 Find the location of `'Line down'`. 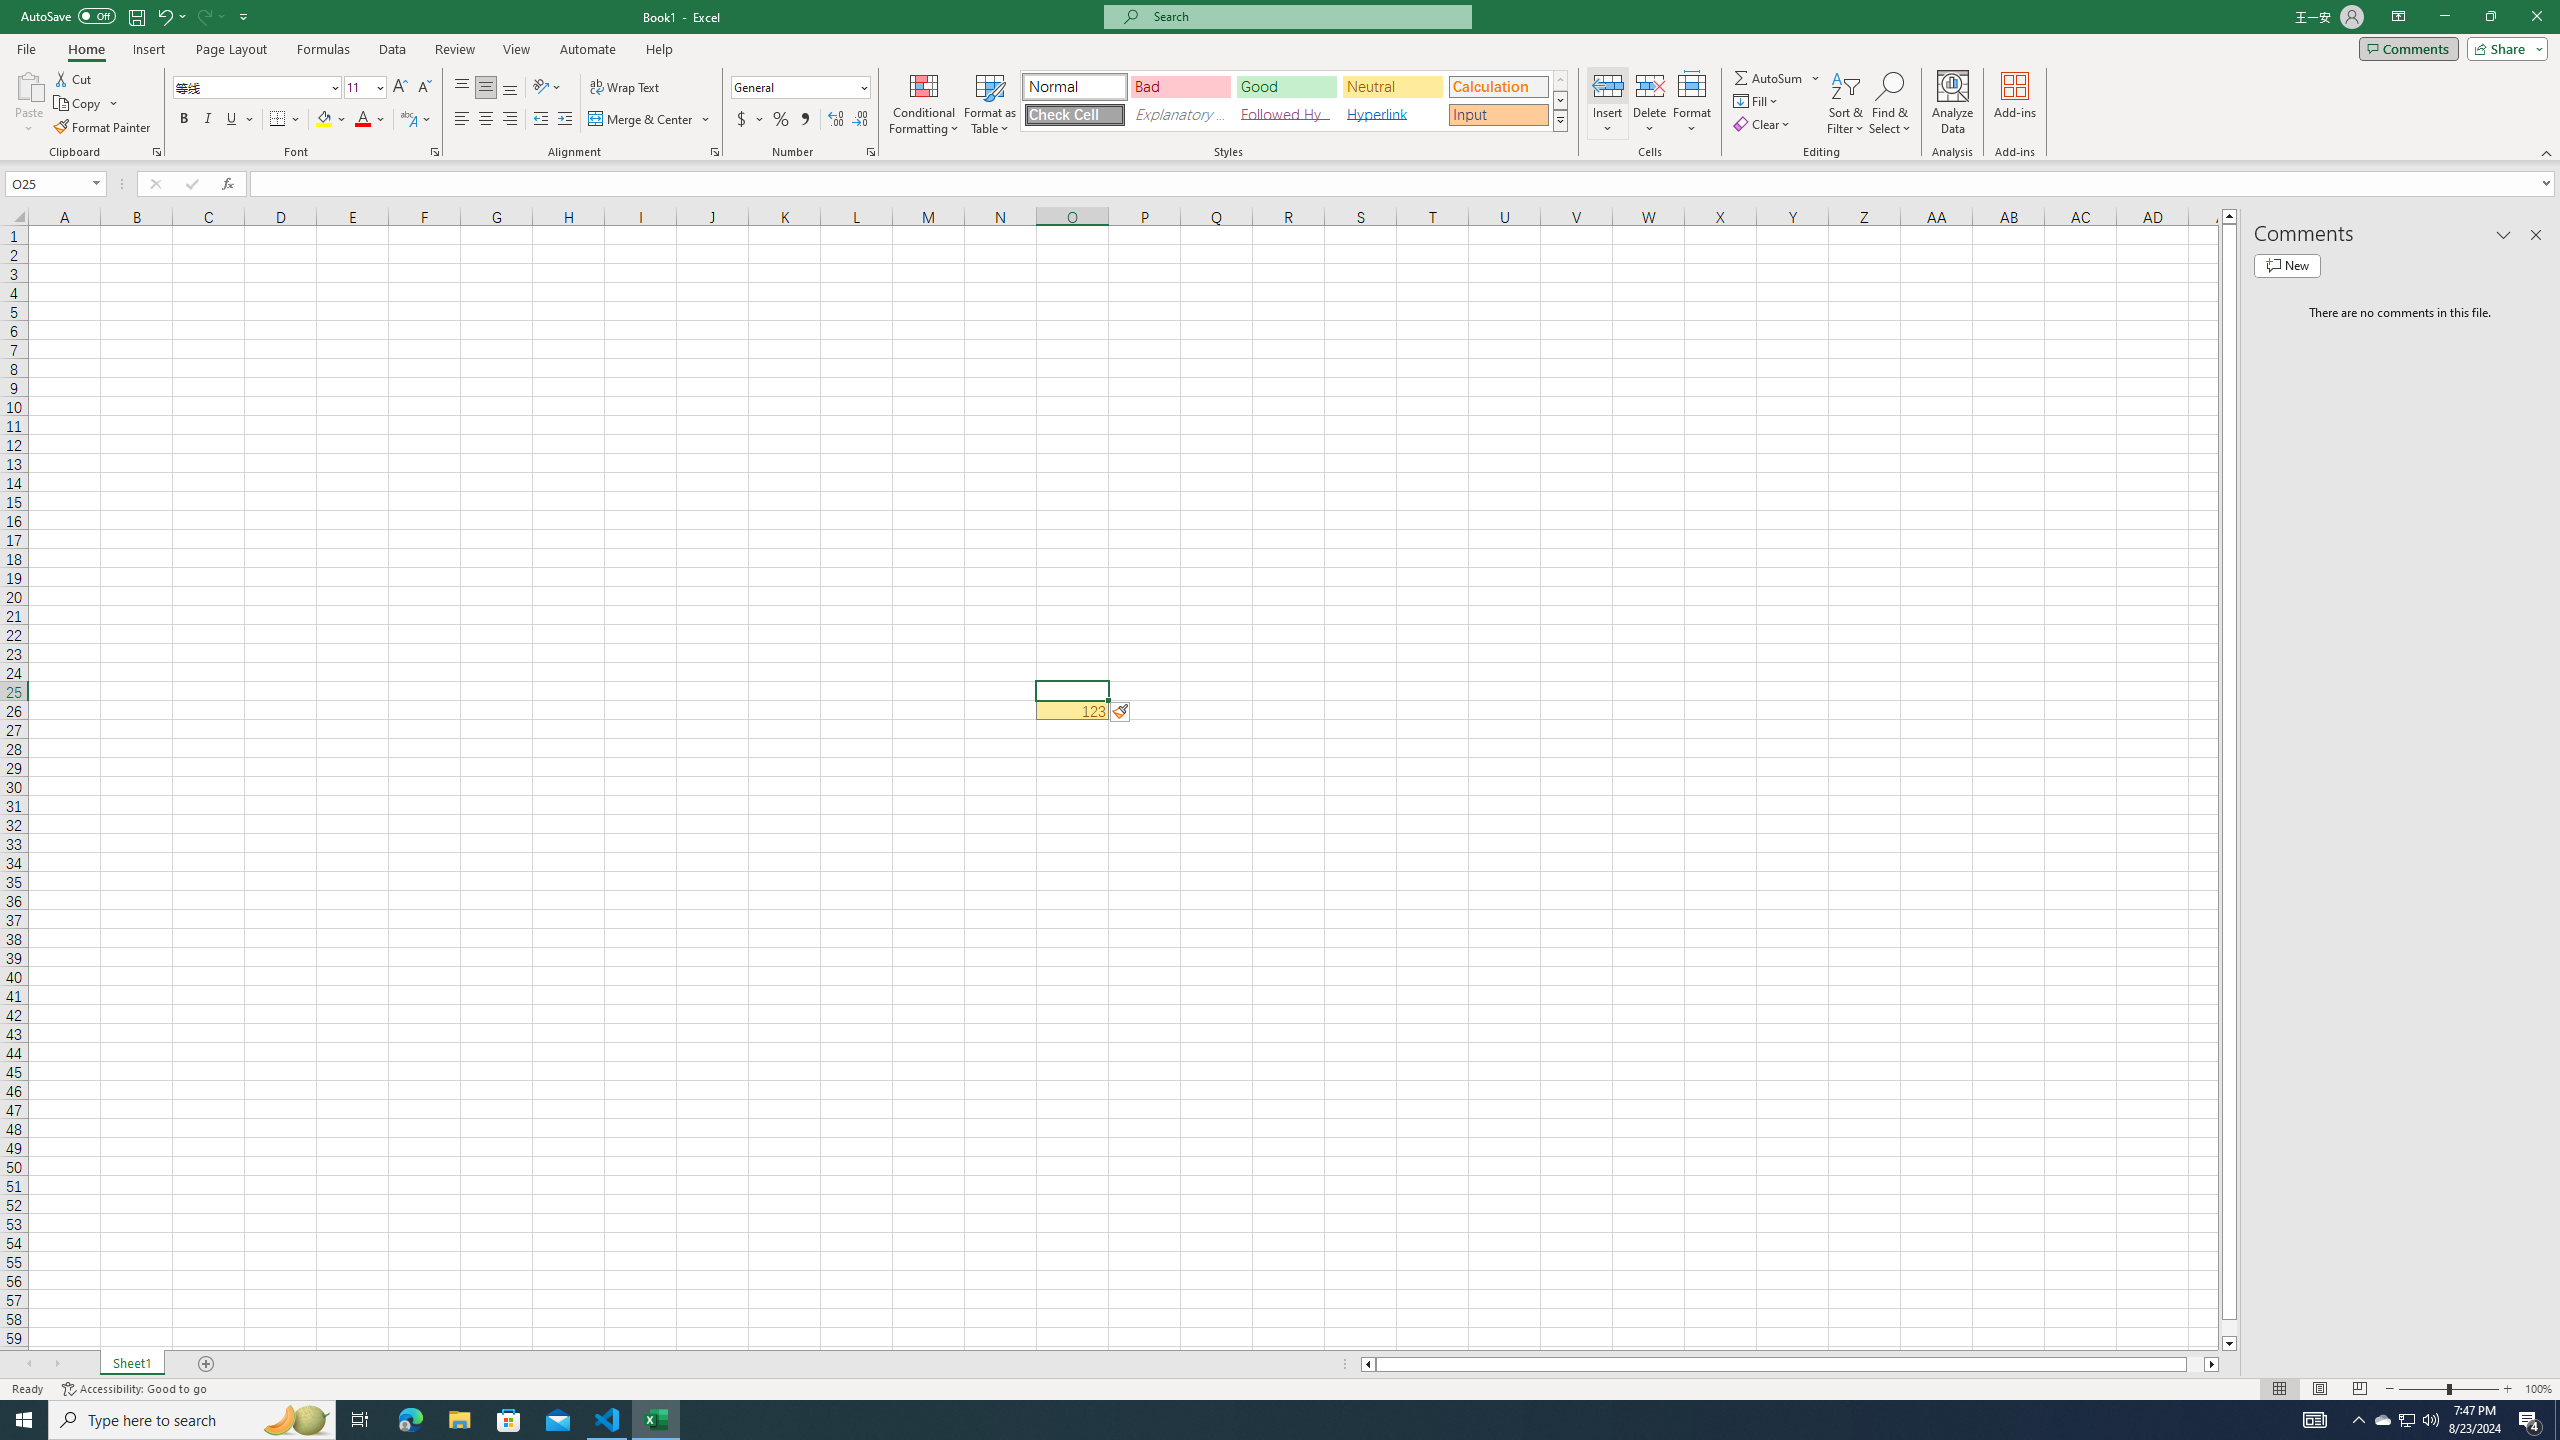

'Line down' is located at coordinates (2229, 1344).